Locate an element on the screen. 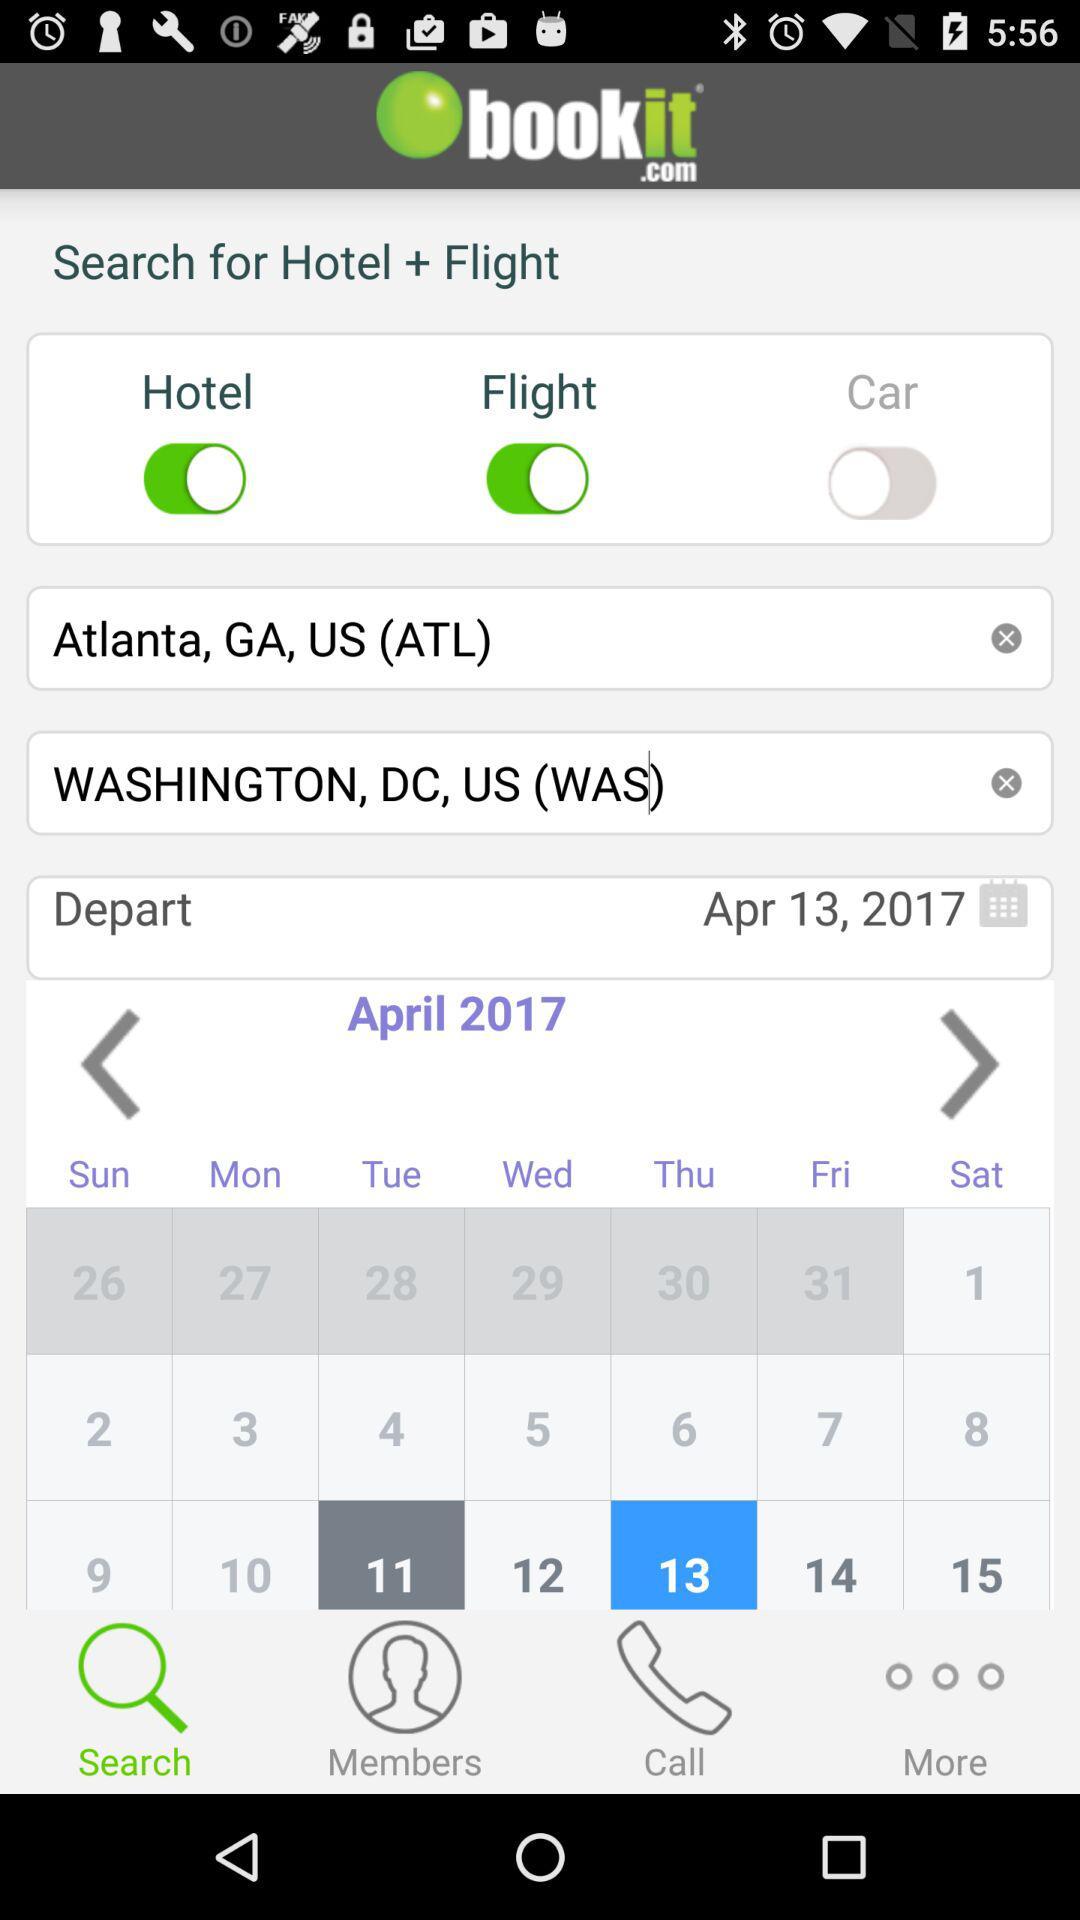  the arrow_forward icon is located at coordinates (968, 1138).